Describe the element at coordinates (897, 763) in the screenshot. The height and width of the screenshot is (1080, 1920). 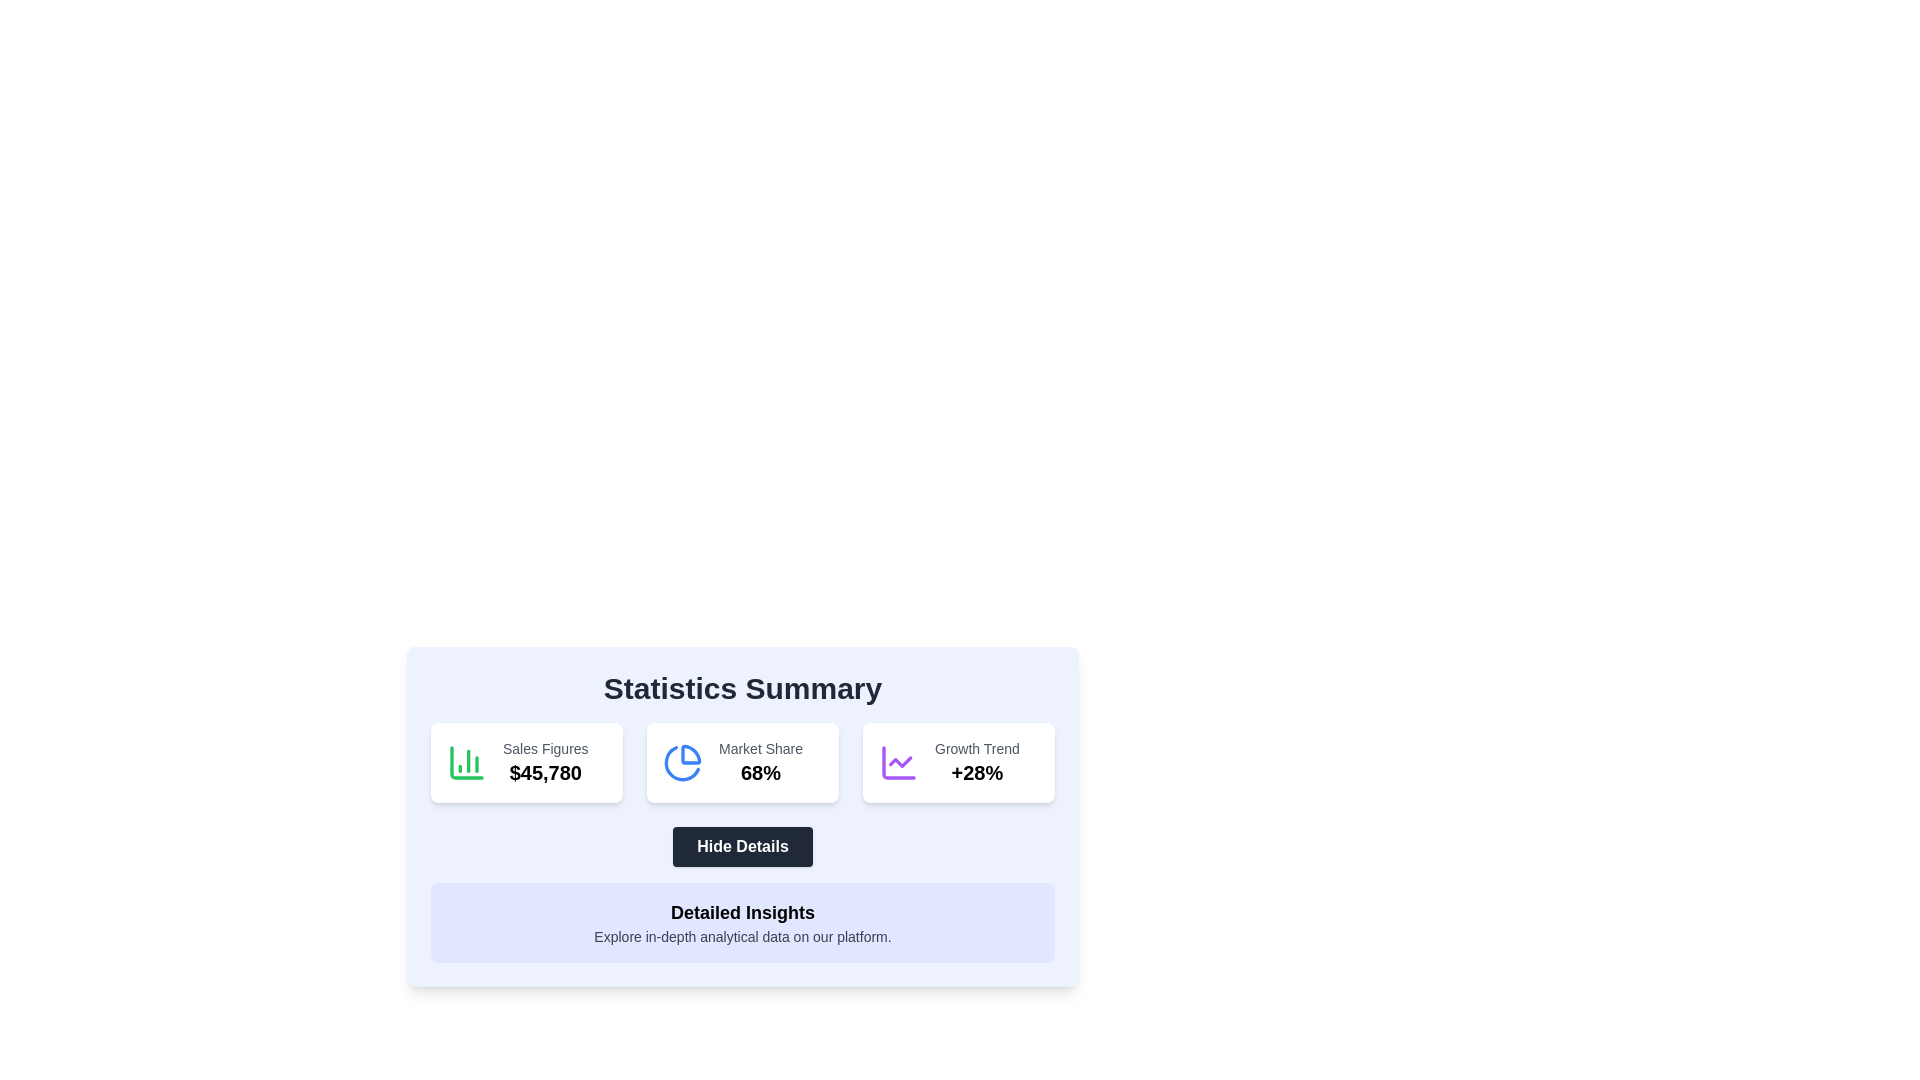
I see `the purple line graph icon representing growth trend, located within the 'Growth Trend' card, positioned to the left of the '+28%' text` at that location.